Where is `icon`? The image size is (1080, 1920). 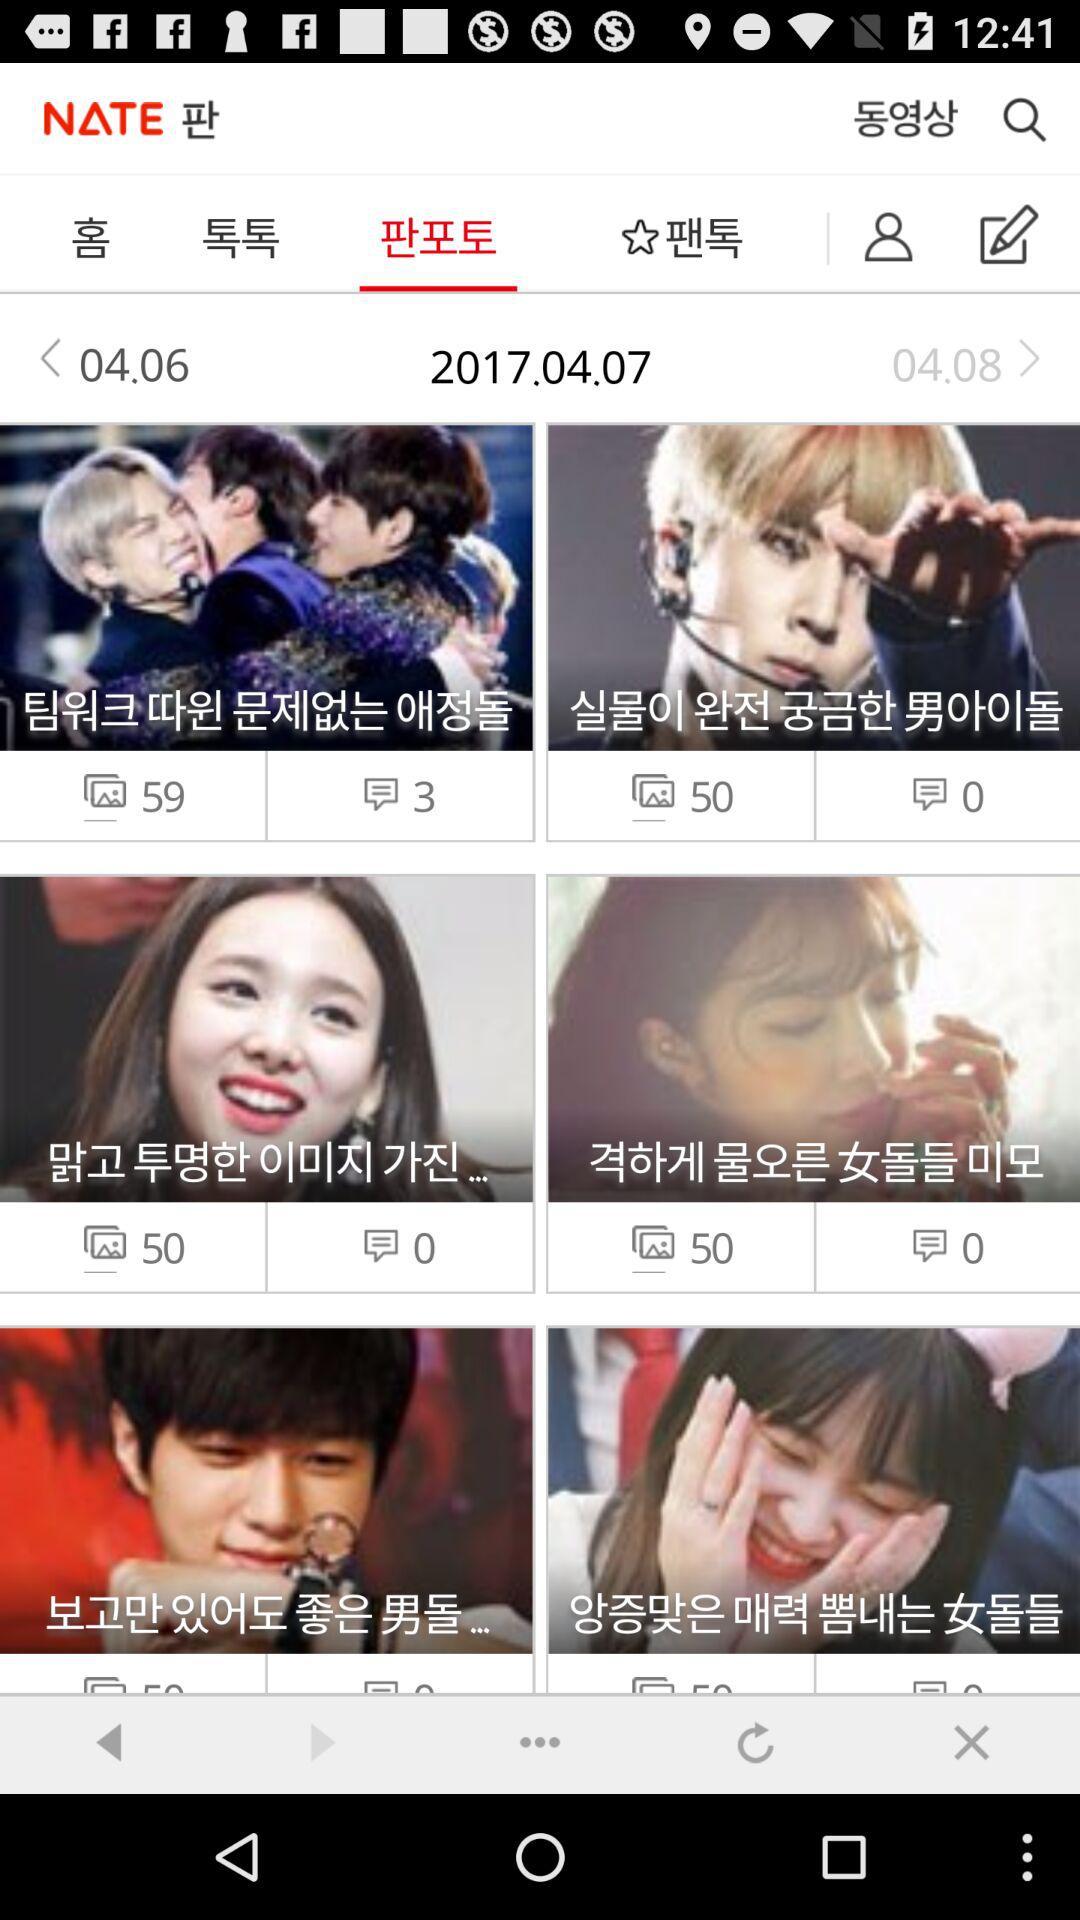 icon is located at coordinates (540, 1741).